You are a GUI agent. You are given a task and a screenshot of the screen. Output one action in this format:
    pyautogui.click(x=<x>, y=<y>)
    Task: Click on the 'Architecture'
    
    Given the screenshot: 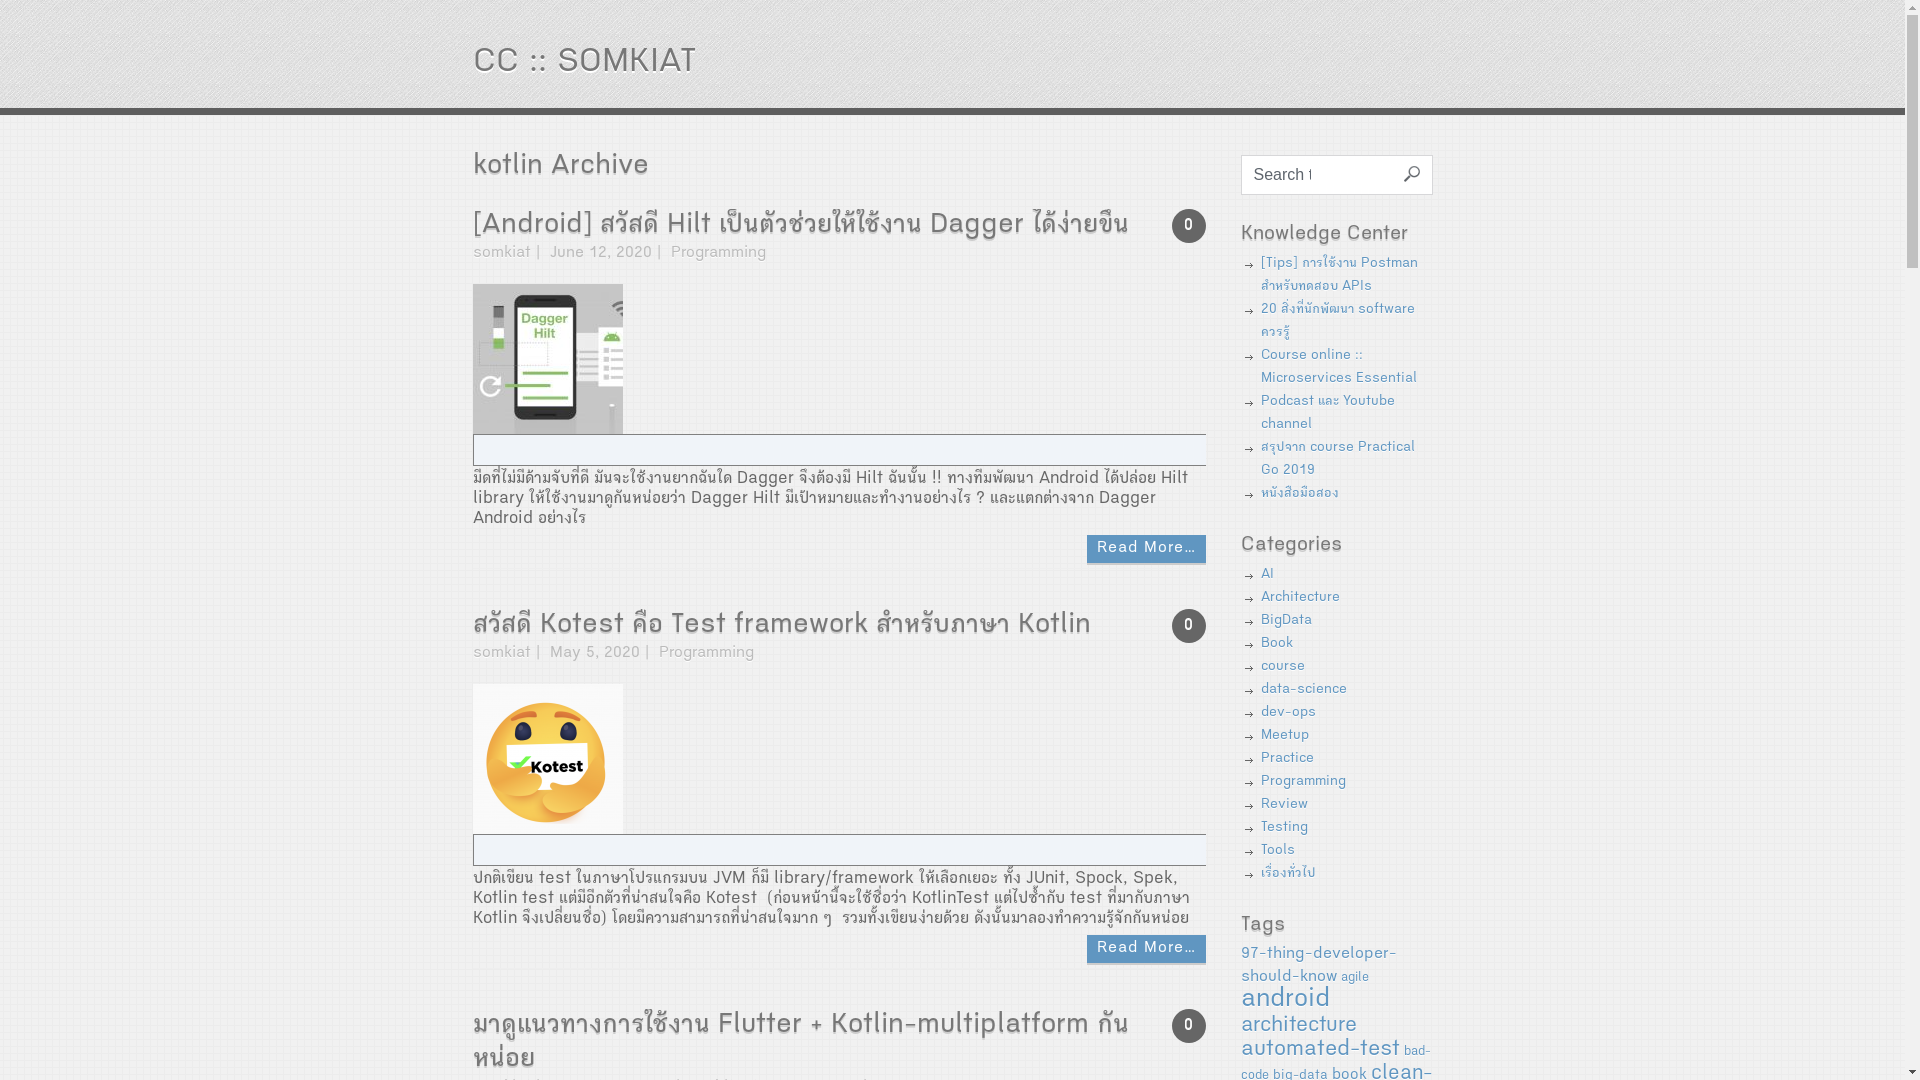 What is the action you would take?
    pyautogui.click(x=1299, y=596)
    